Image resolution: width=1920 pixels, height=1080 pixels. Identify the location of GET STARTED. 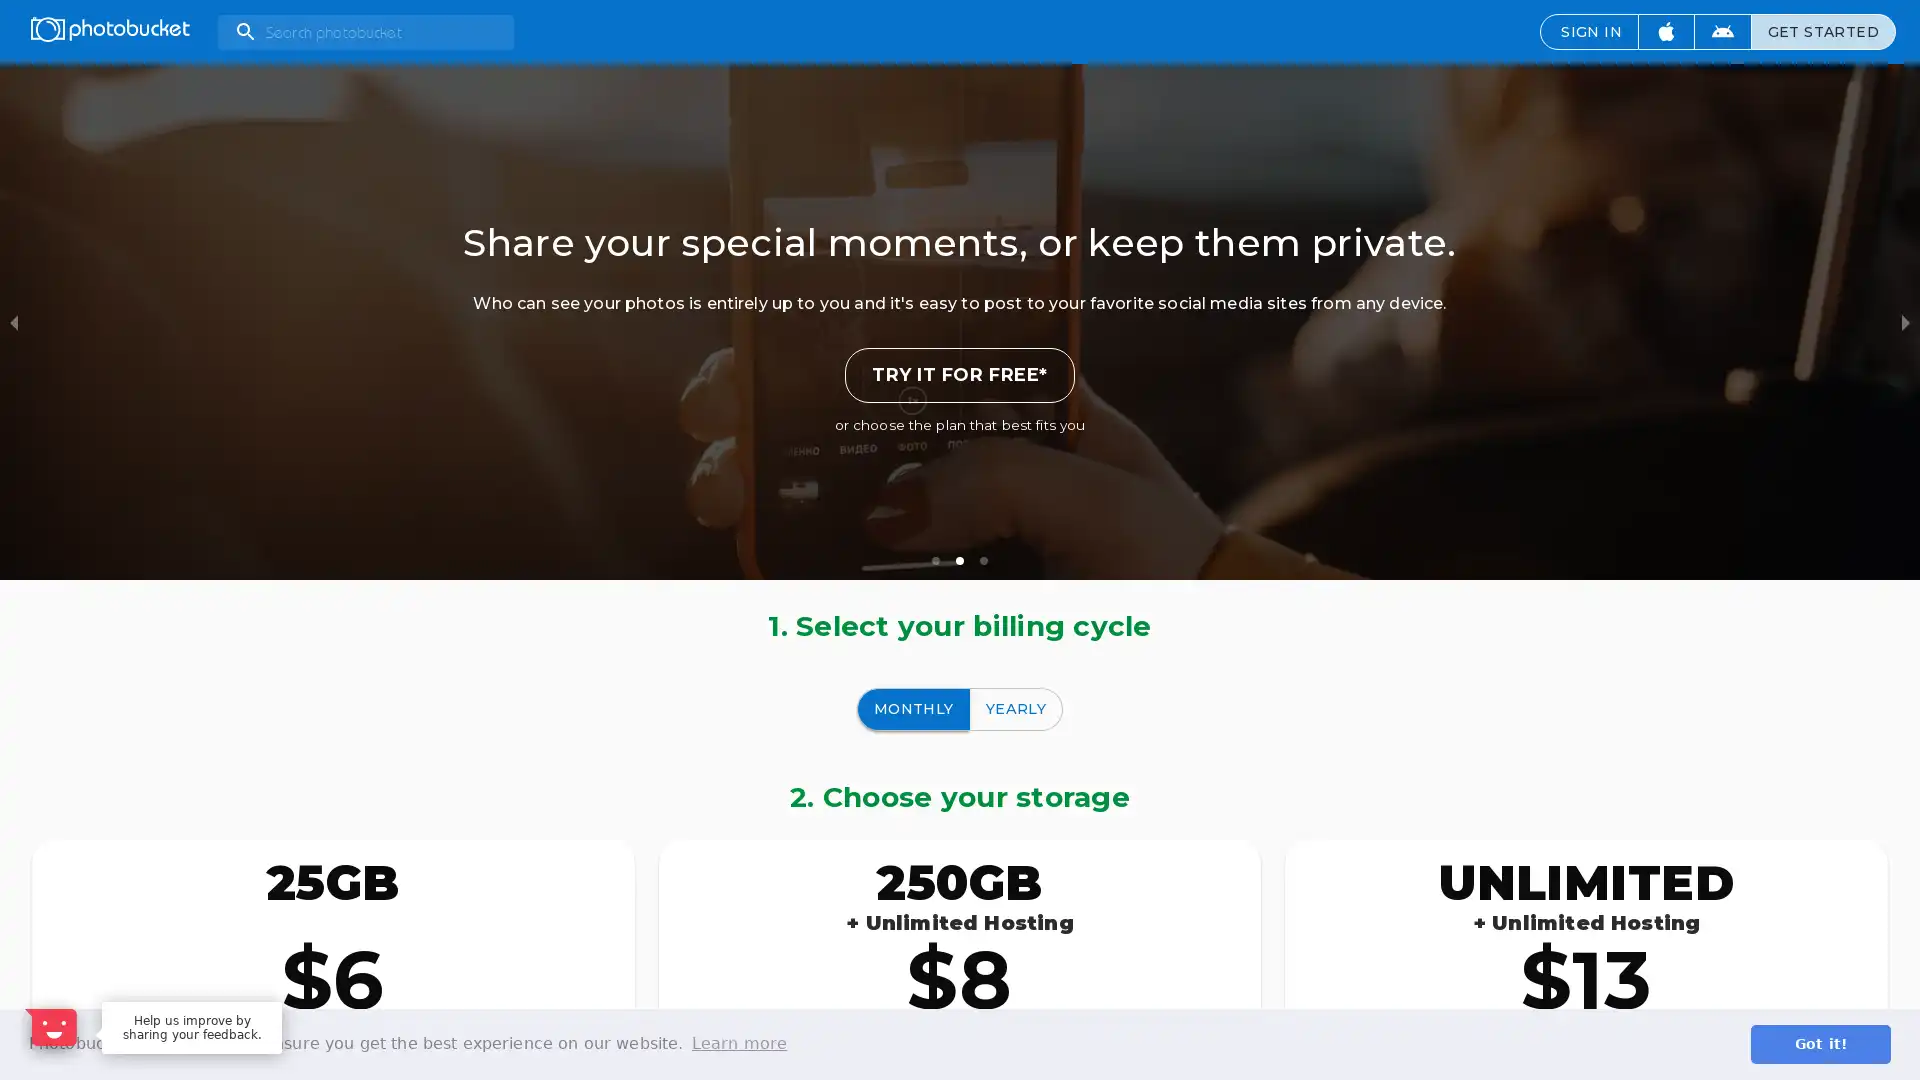
(1823, 31).